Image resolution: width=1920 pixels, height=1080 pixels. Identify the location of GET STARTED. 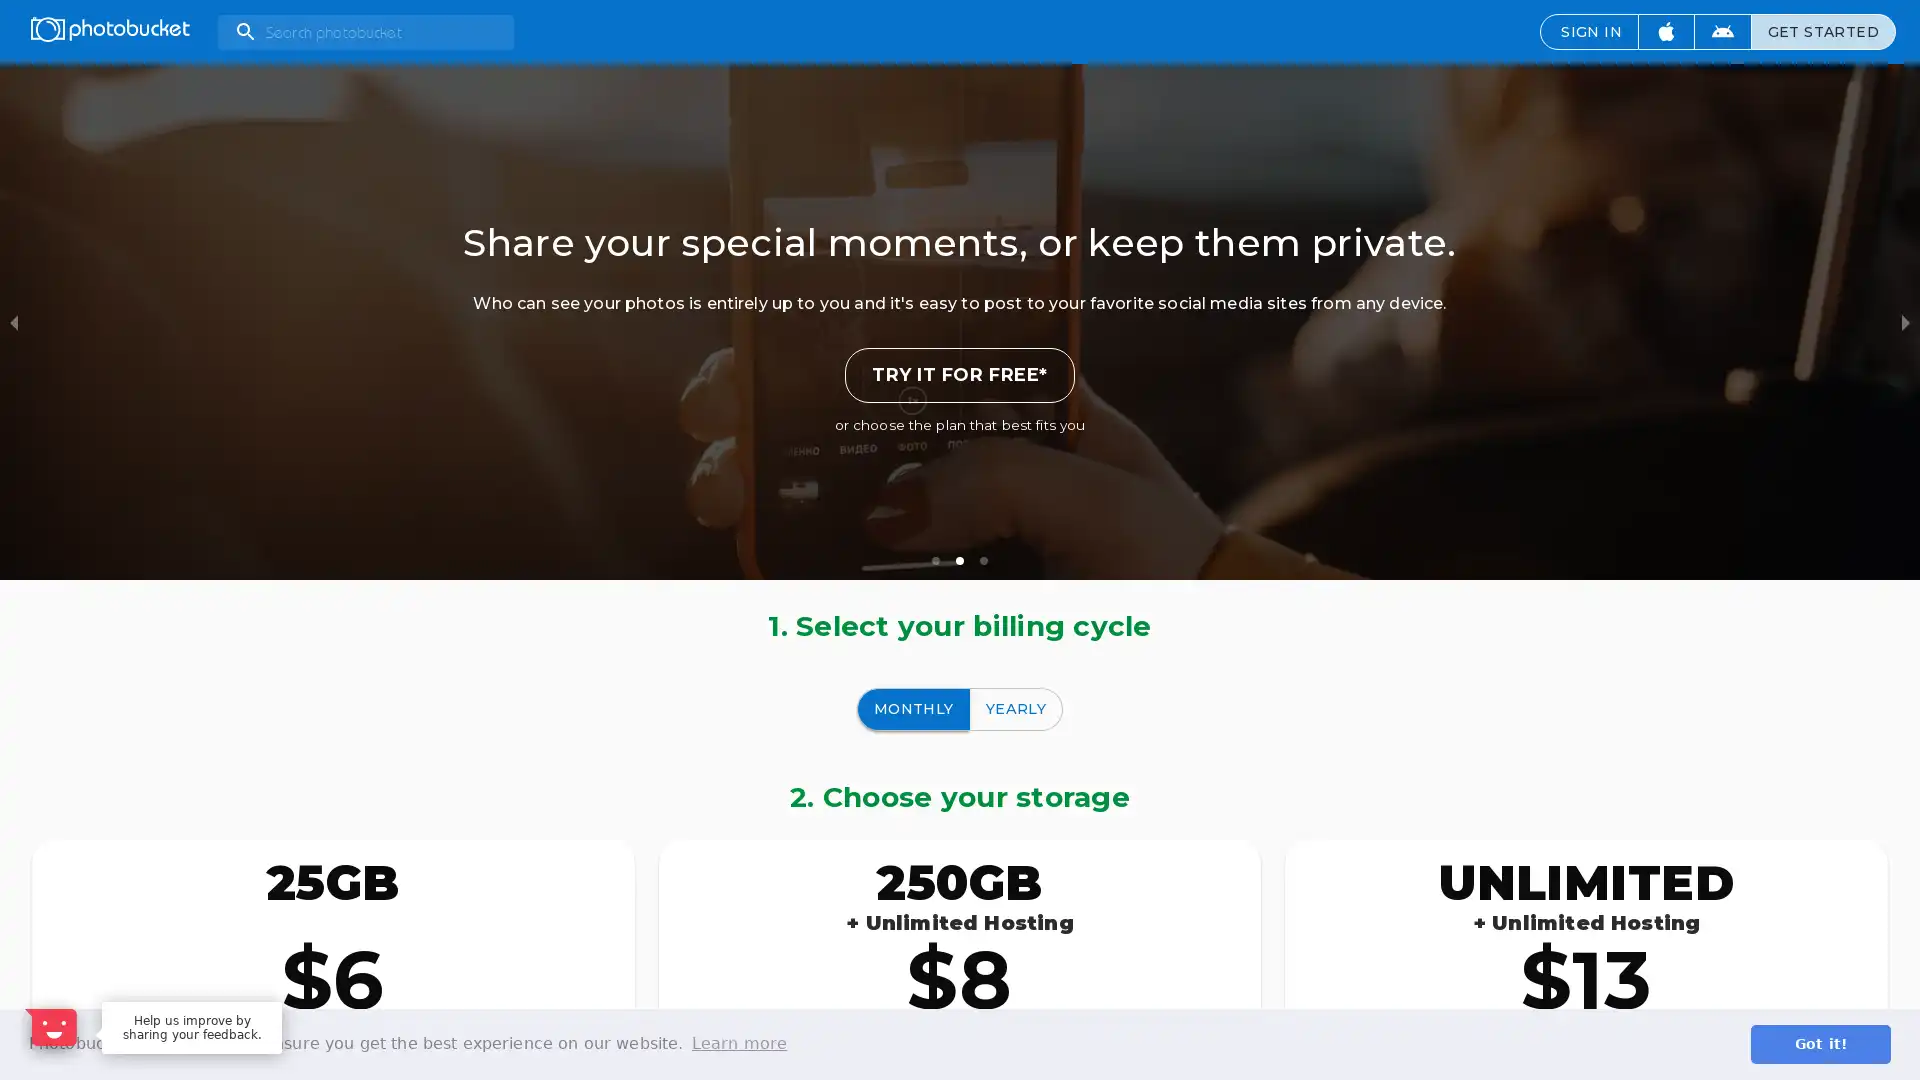
(1823, 31).